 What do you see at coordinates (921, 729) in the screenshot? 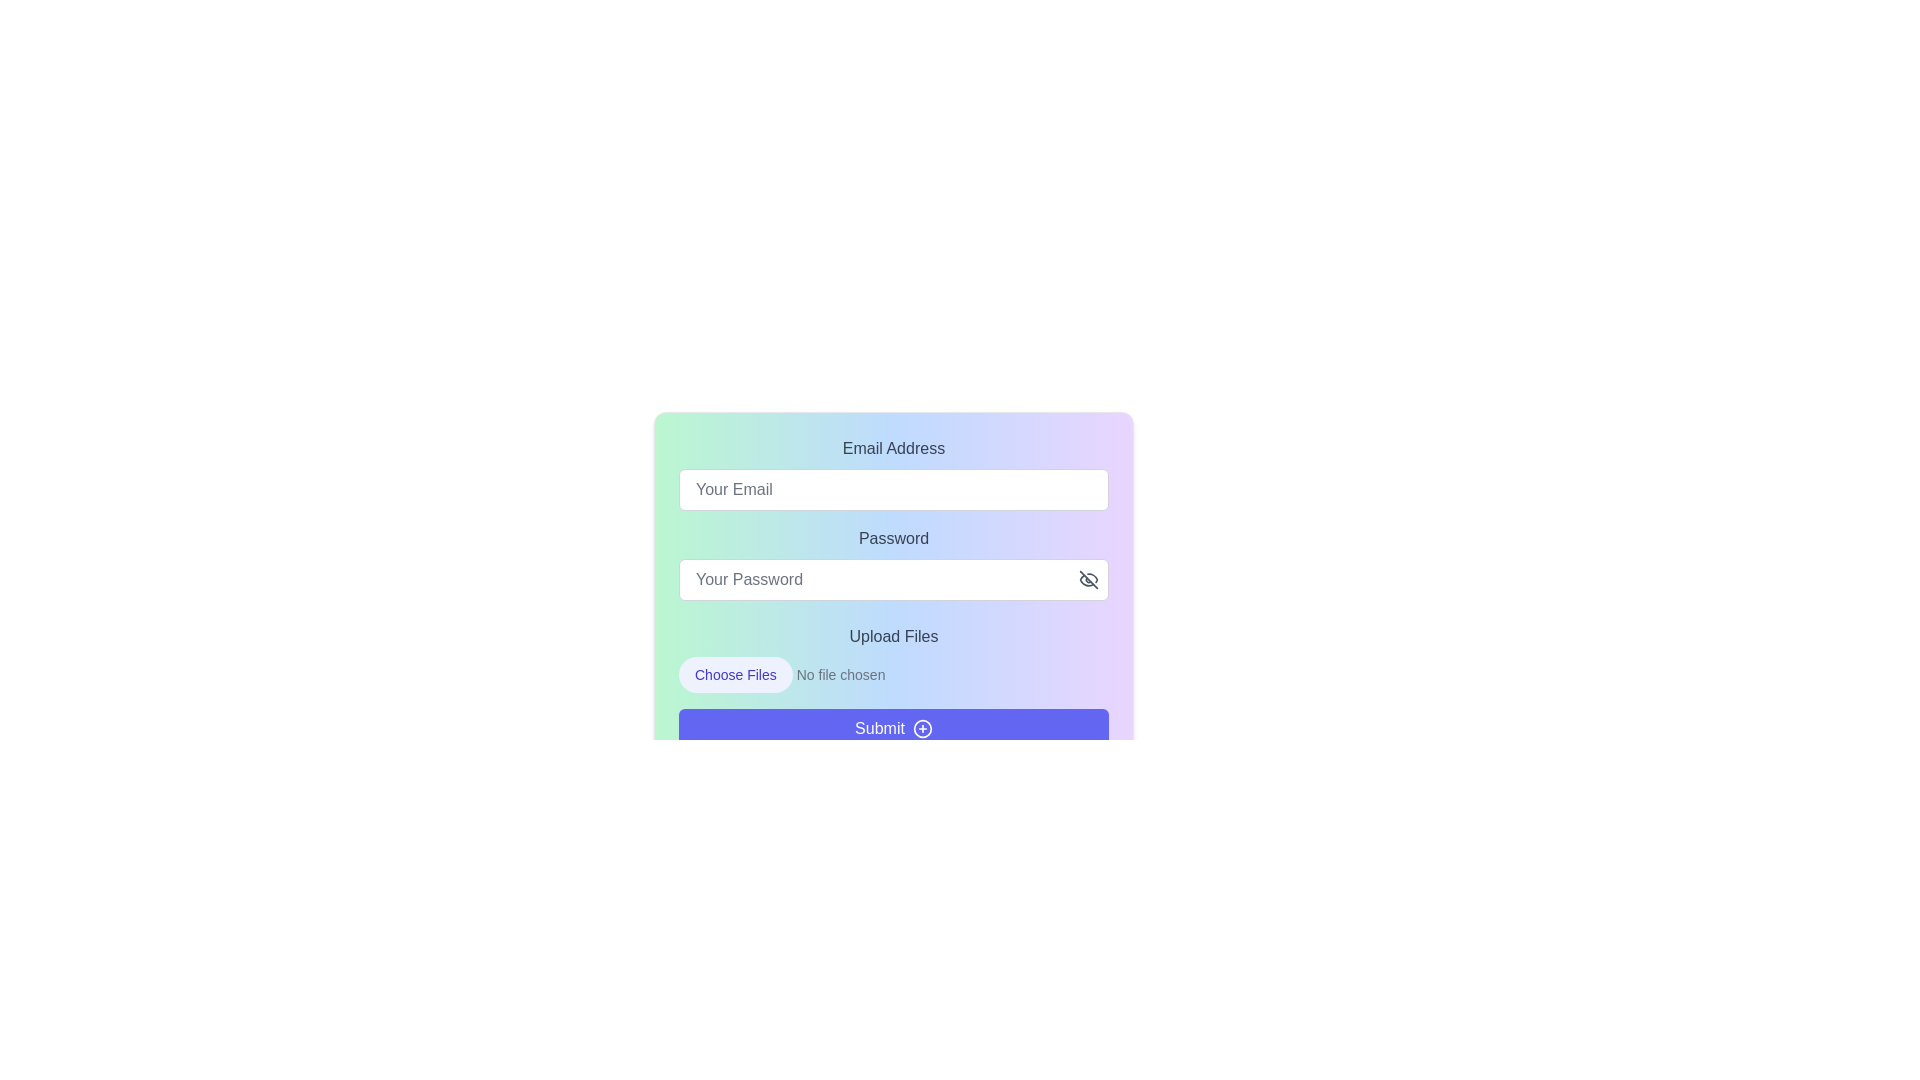
I see `the decorative icon element positioned to the right of the 'Submit' text in the button` at bounding box center [921, 729].